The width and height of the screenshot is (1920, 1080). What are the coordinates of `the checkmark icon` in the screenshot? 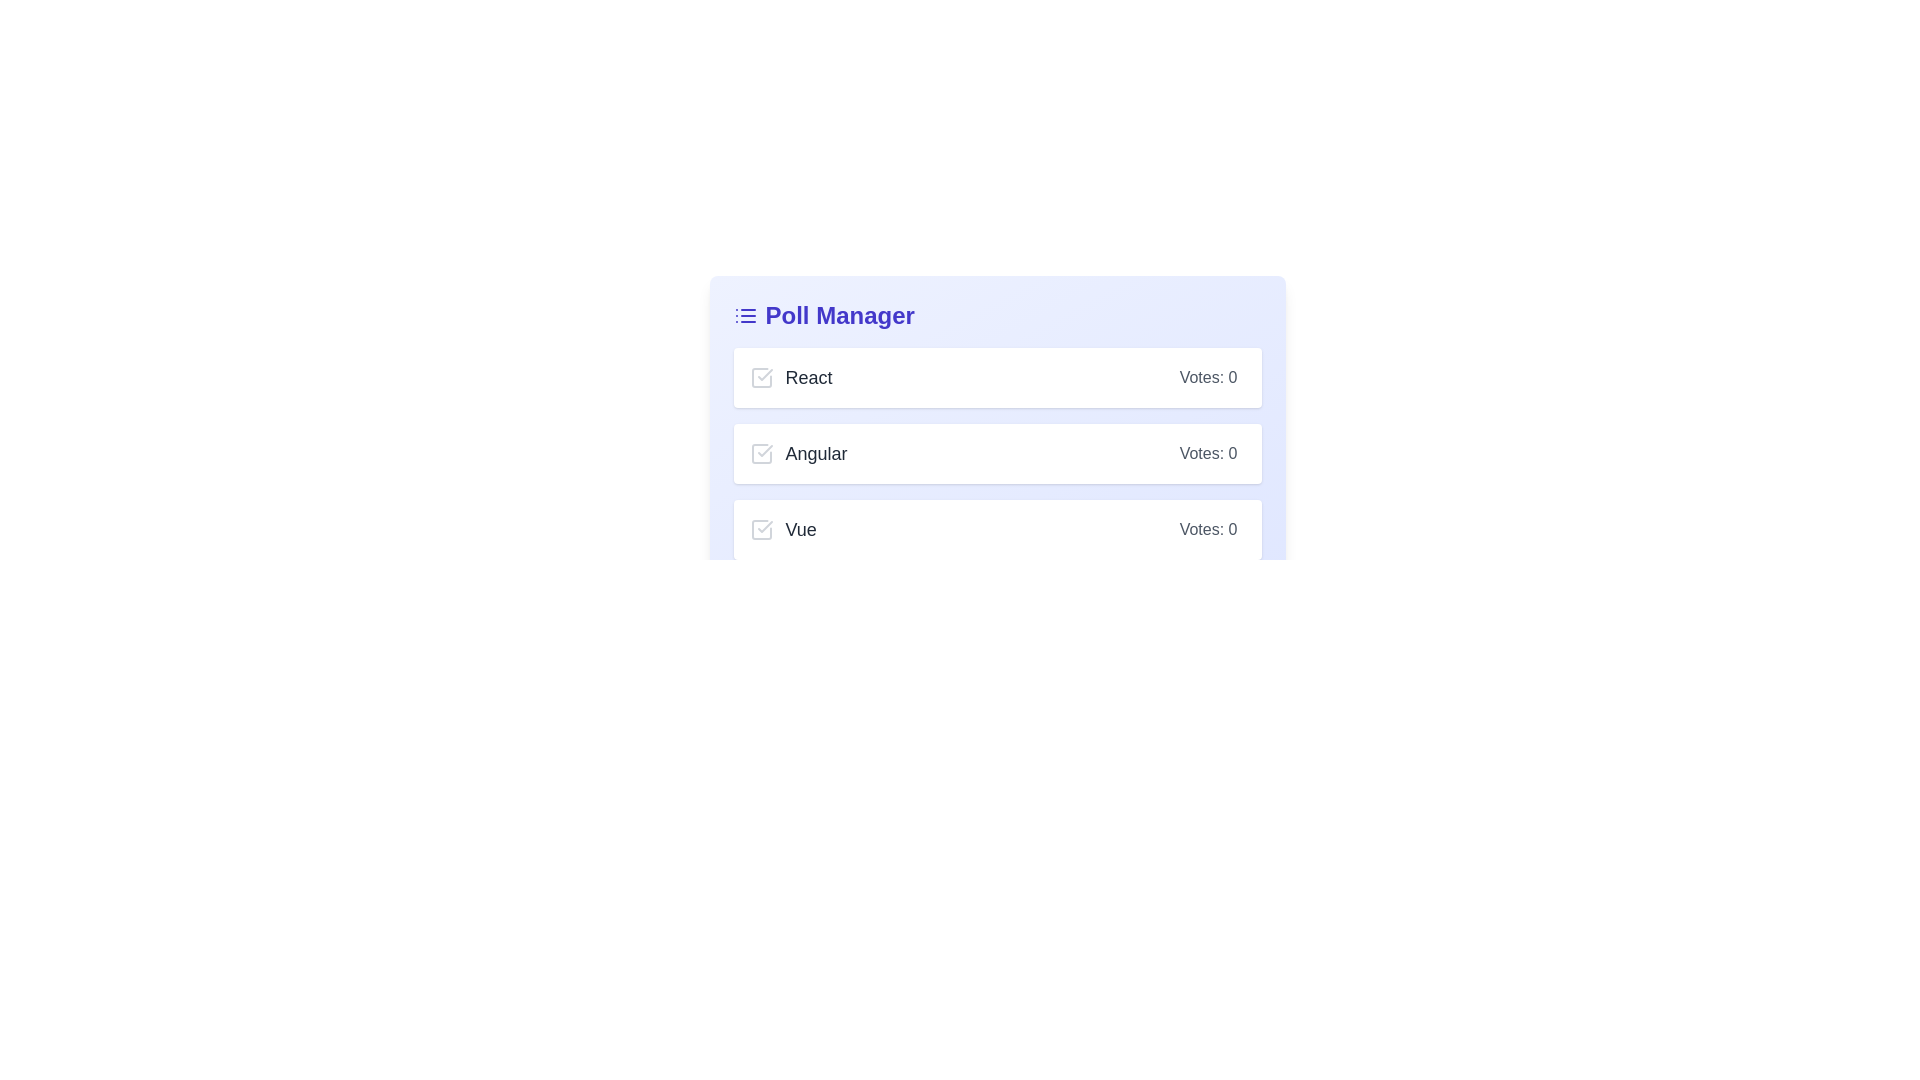 It's located at (763, 526).